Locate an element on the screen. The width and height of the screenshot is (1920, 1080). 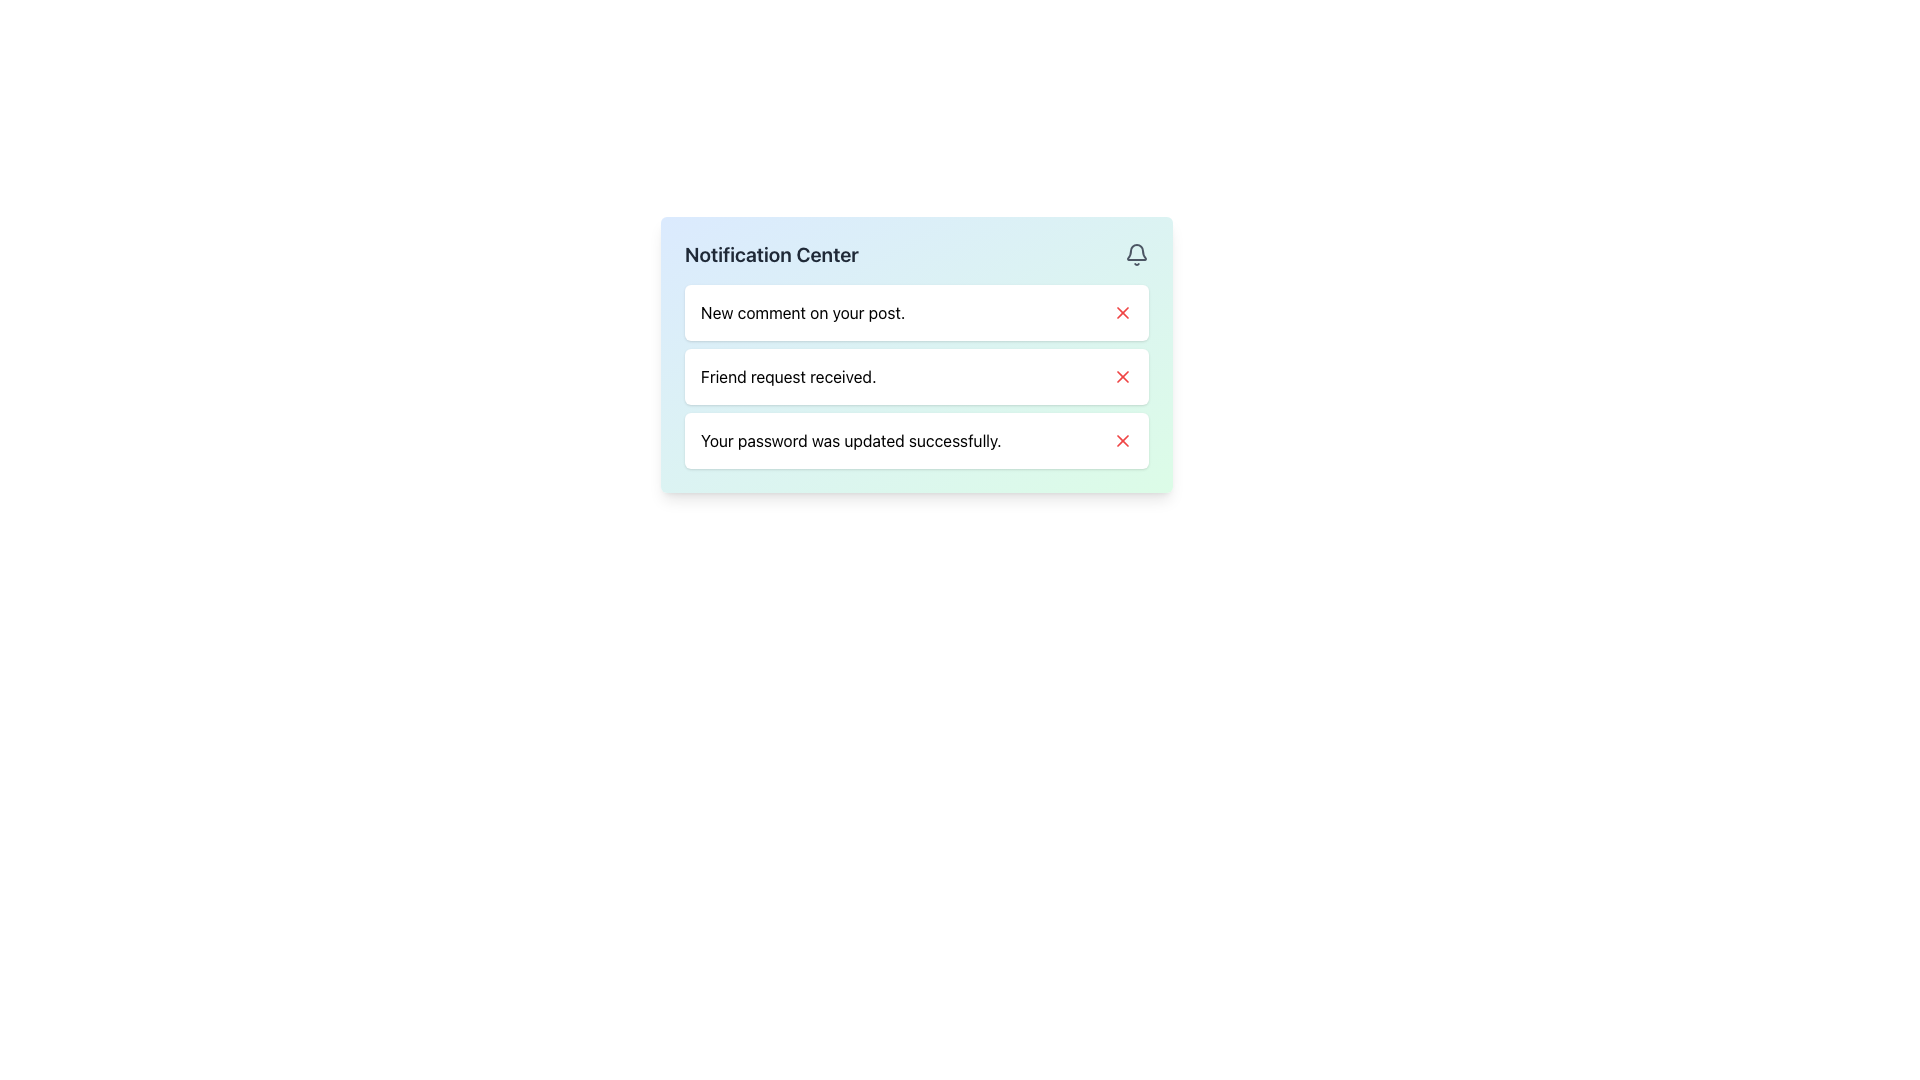
the small red 'X' close button located on the far right of the notification about 'New comment on your post.' is located at coordinates (1123, 312).